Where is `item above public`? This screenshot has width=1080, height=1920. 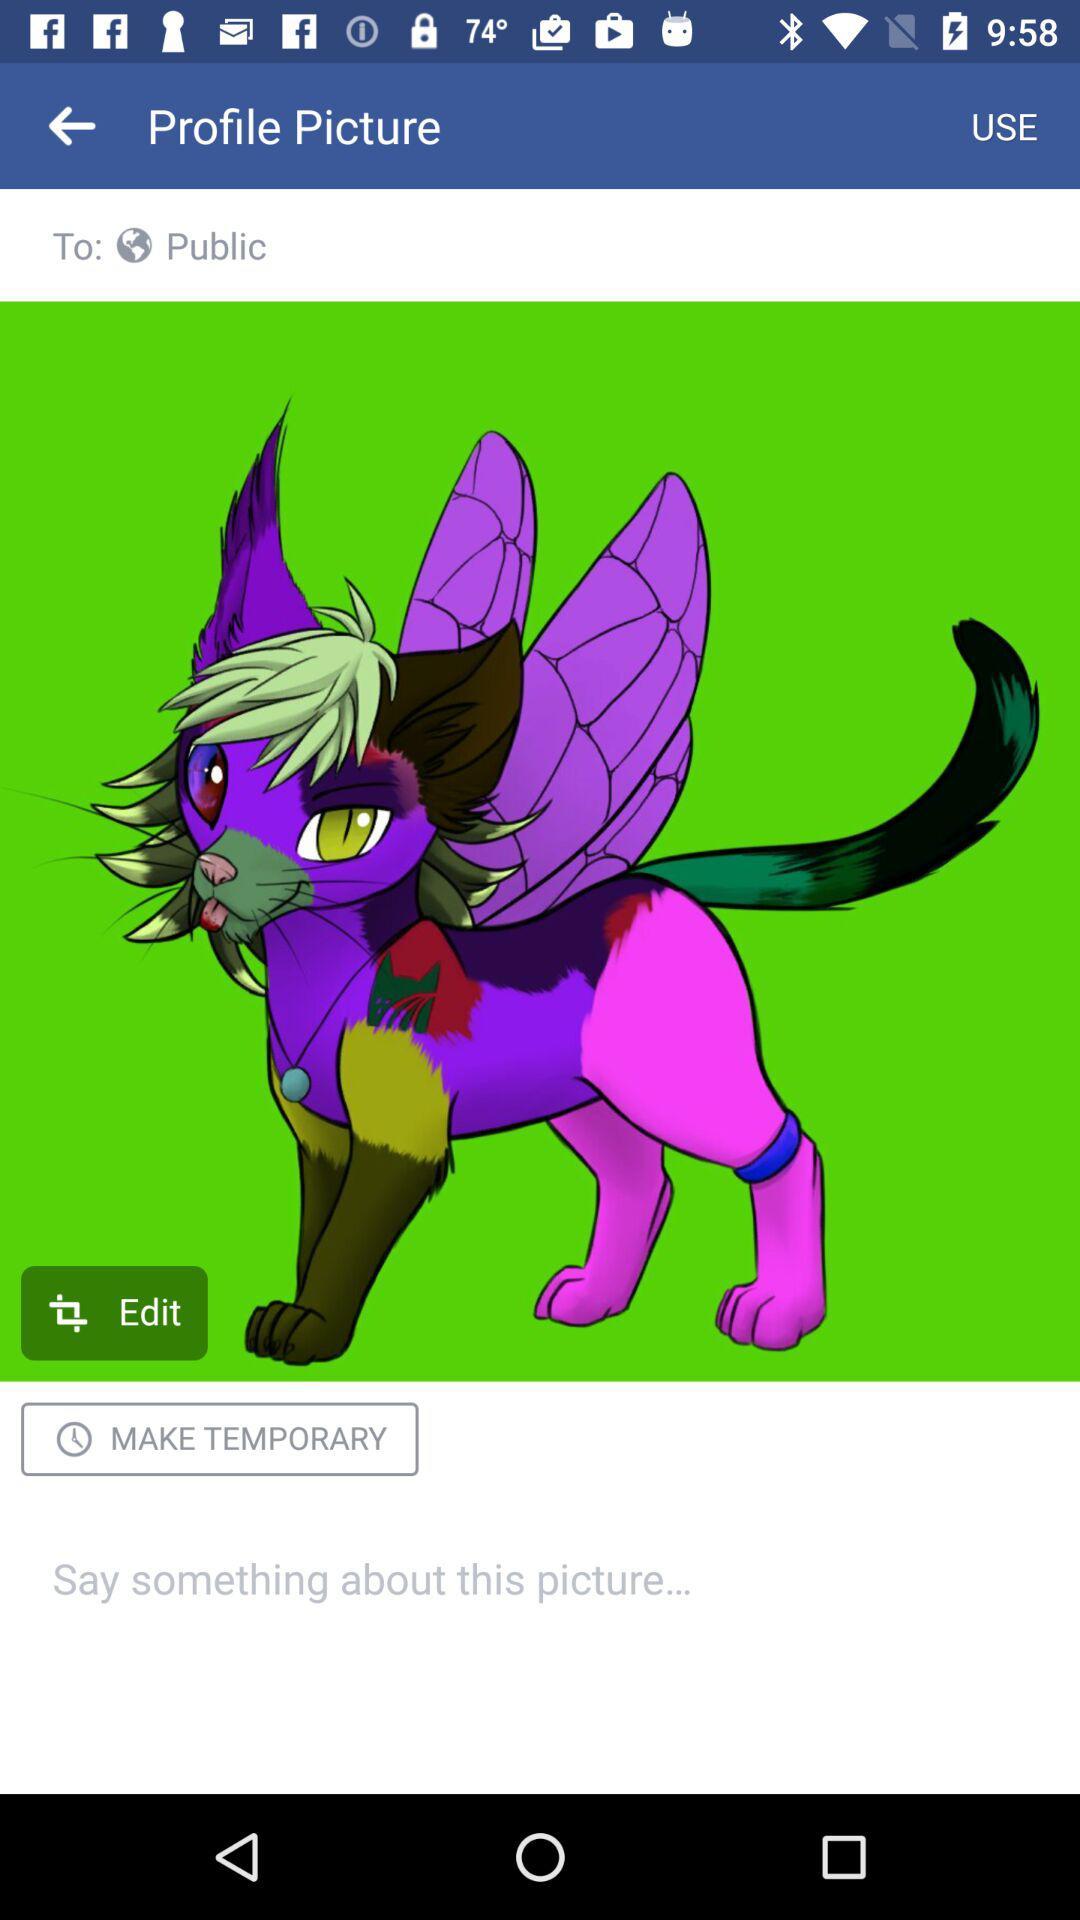
item above public is located at coordinates (1004, 124).